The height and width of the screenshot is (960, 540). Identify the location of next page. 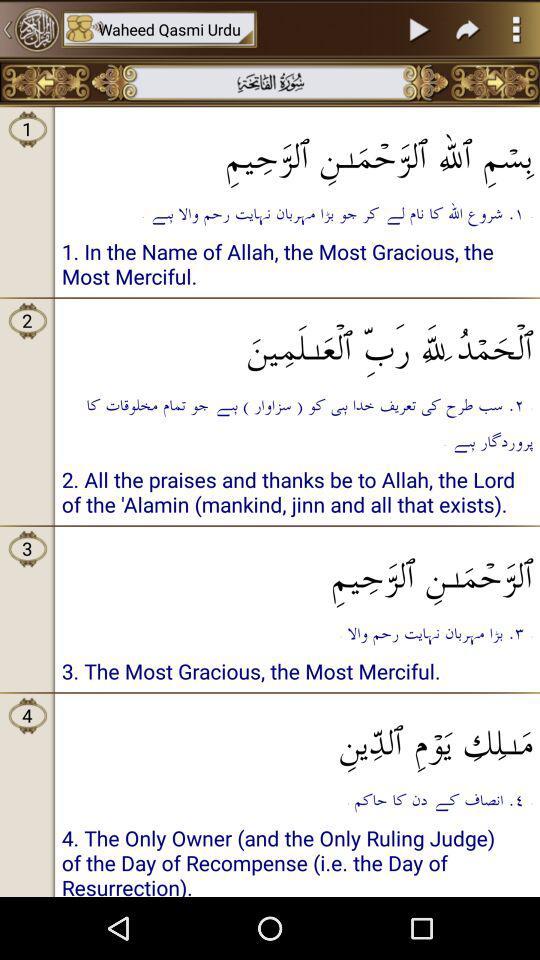
(493, 82).